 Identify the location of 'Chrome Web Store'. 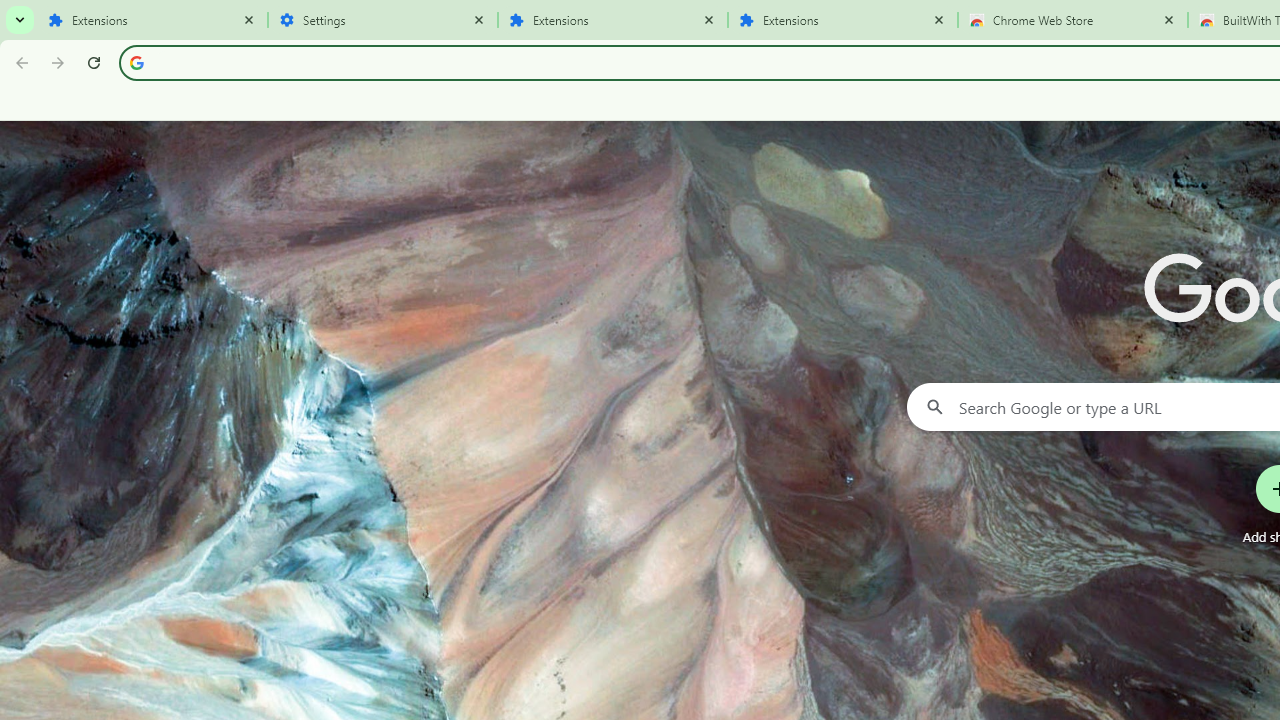
(1071, 20).